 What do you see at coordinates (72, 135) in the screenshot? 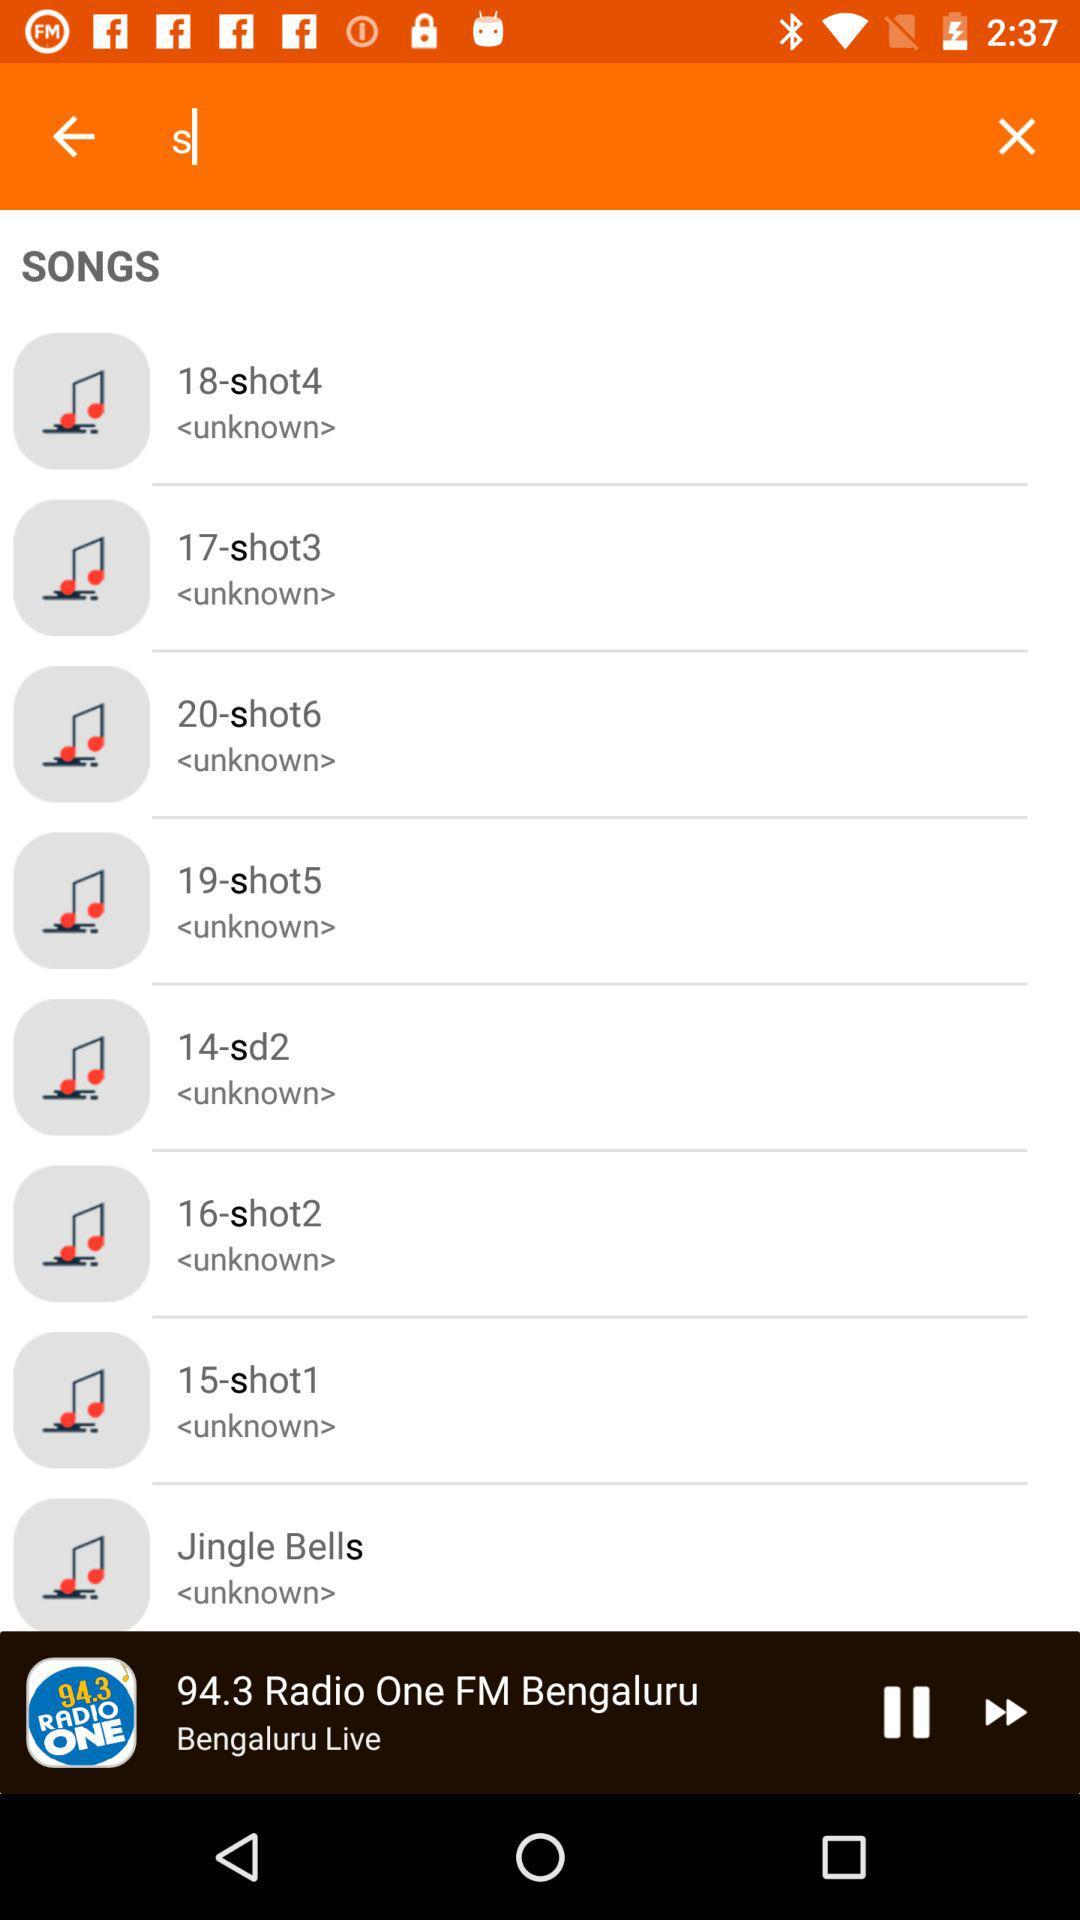
I see `the arrow_backward icon` at bounding box center [72, 135].